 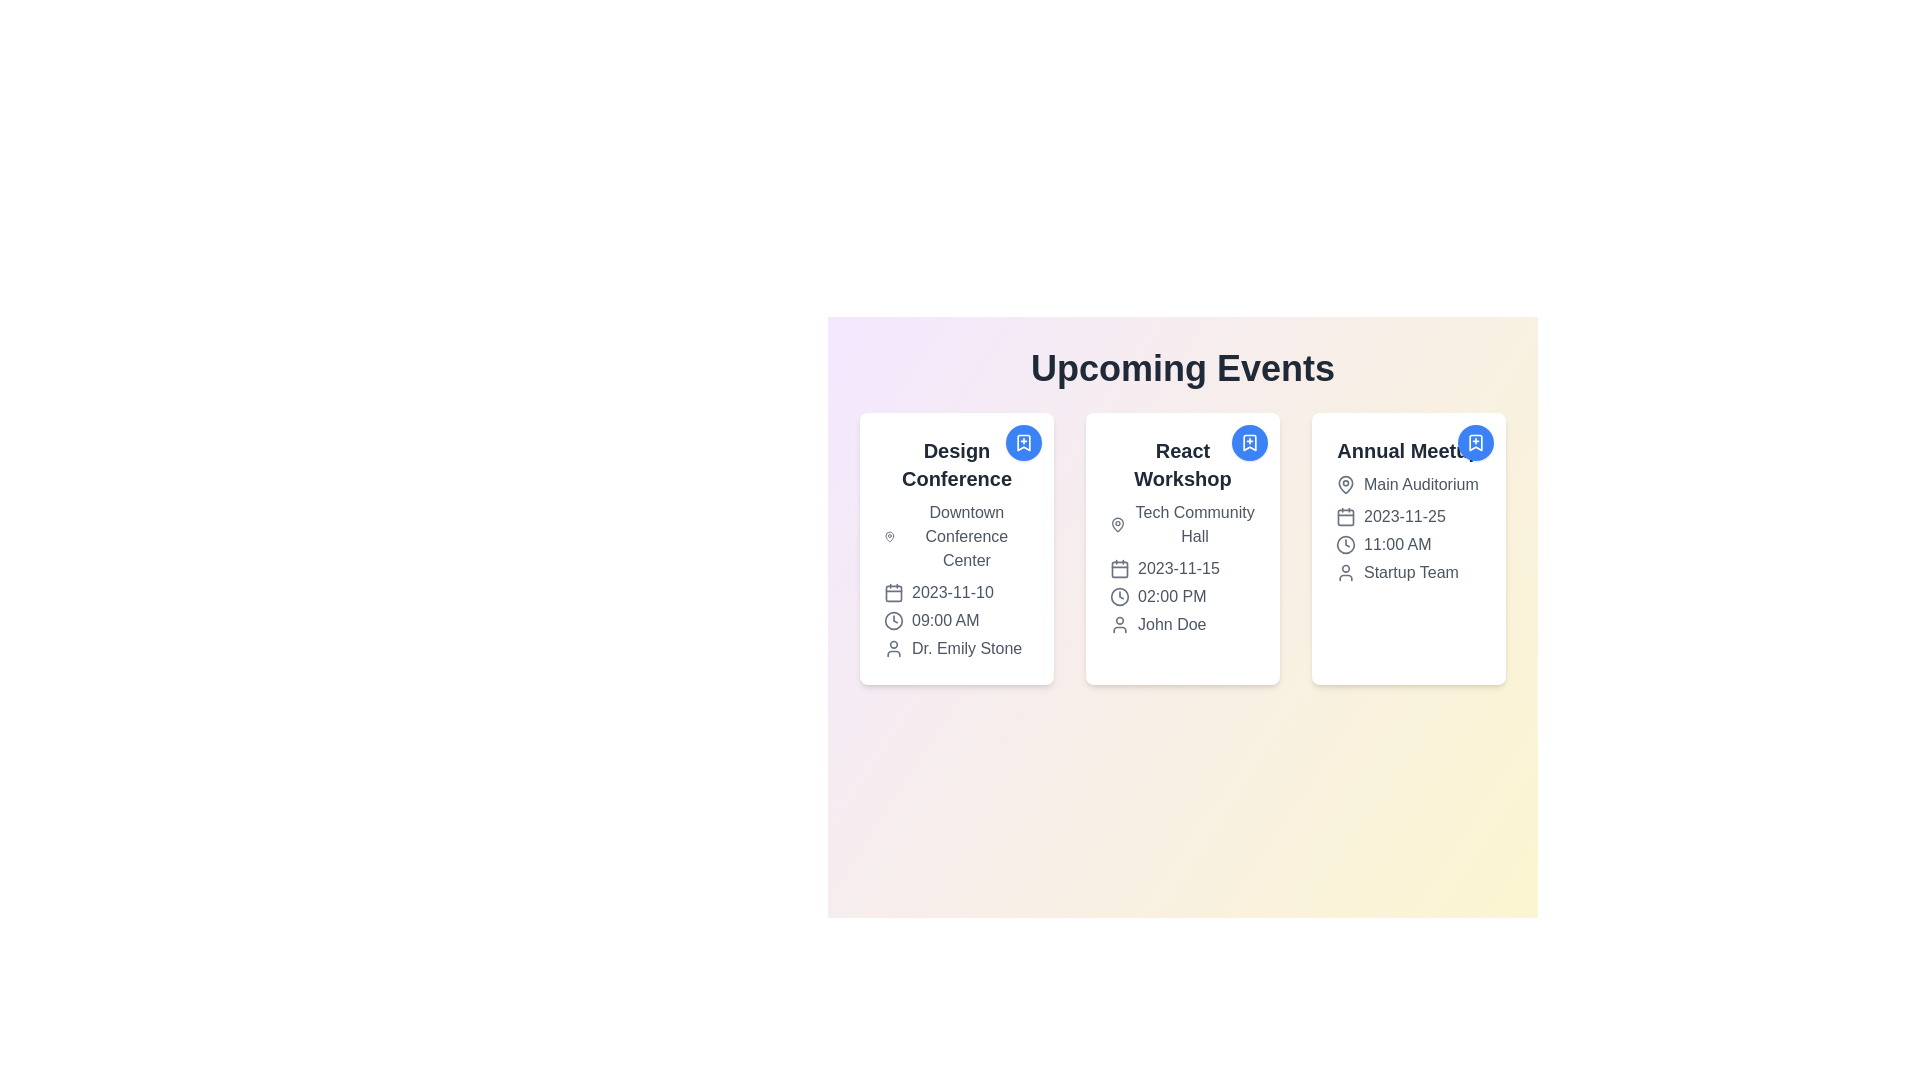 I want to click on the calendar icon located in the left part of the 'Annual Meeting' event details, before the date '2023-11-25', so click(x=1345, y=515).